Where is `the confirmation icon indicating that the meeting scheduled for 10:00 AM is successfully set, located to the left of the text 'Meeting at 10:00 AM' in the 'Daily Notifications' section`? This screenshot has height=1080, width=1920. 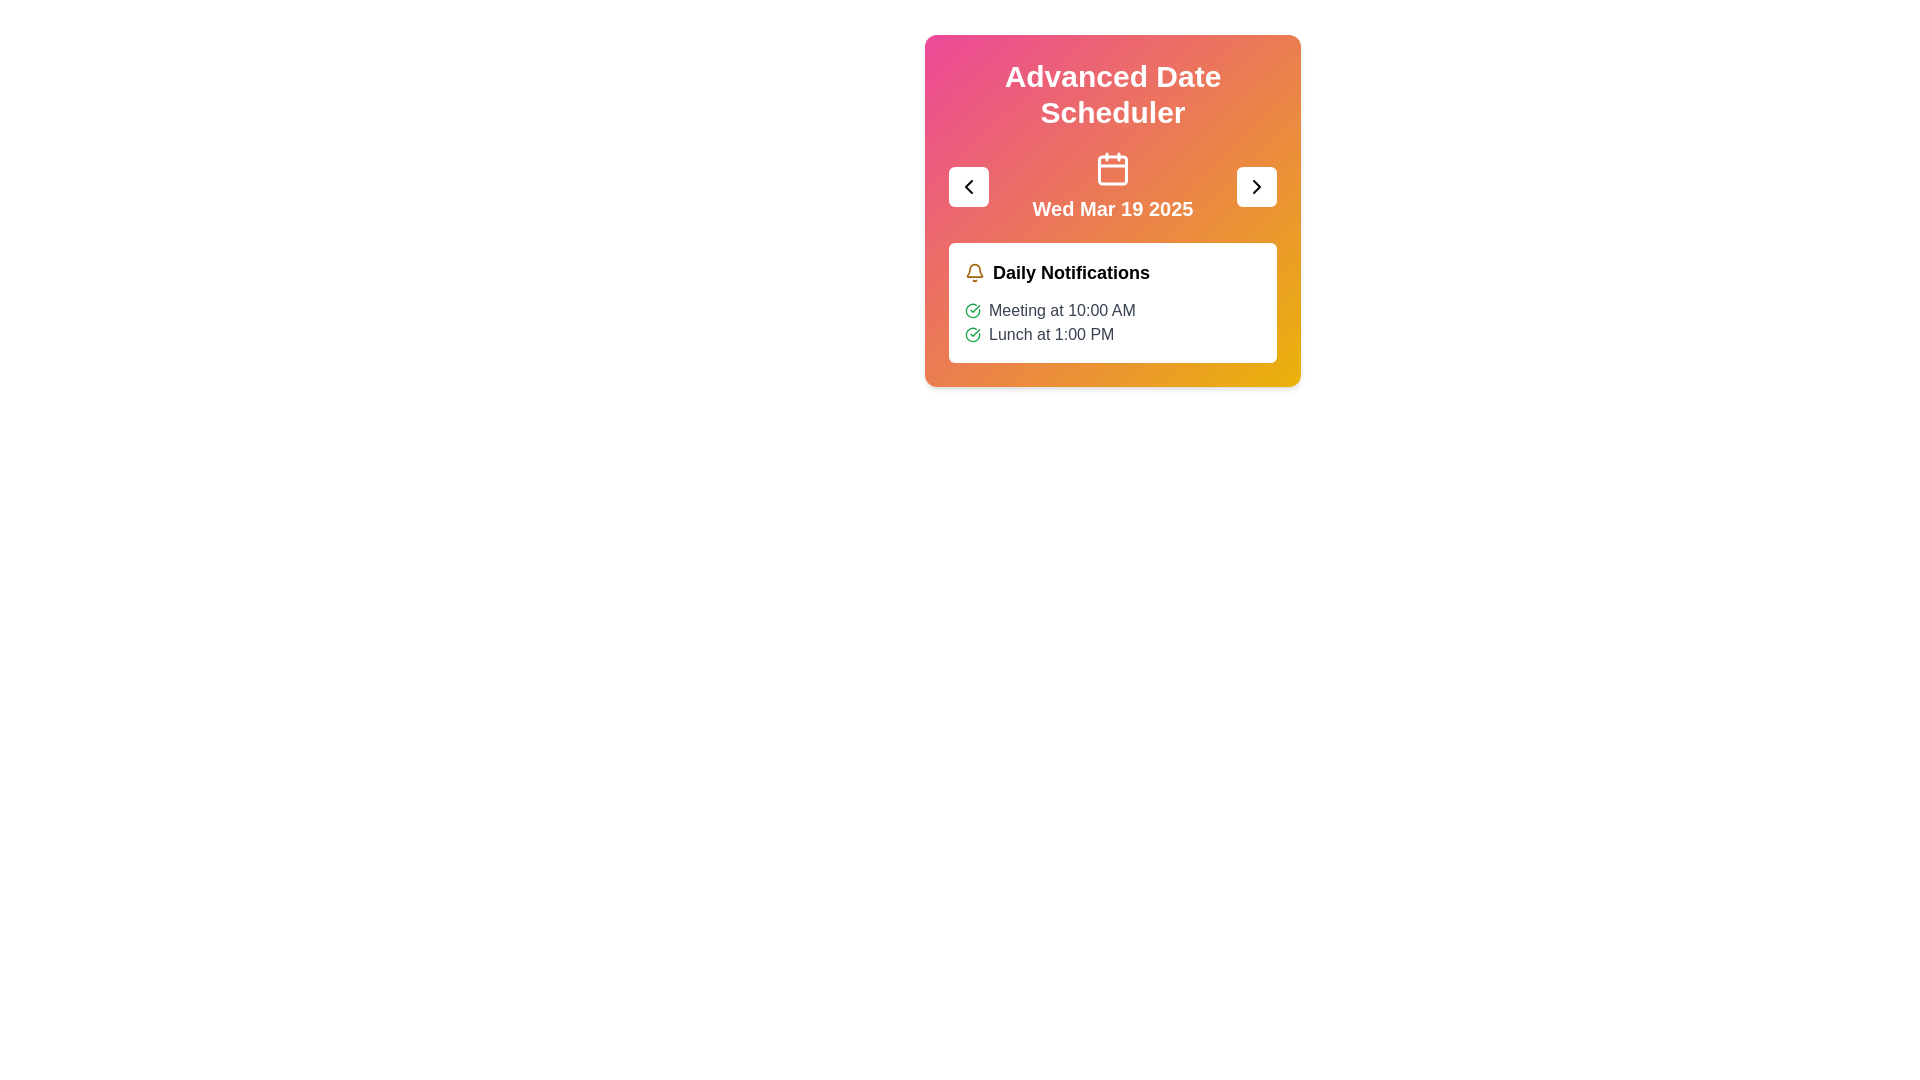 the confirmation icon indicating that the meeting scheduled for 10:00 AM is successfully set, located to the left of the text 'Meeting at 10:00 AM' in the 'Daily Notifications' section is located at coordinates (973, 311).